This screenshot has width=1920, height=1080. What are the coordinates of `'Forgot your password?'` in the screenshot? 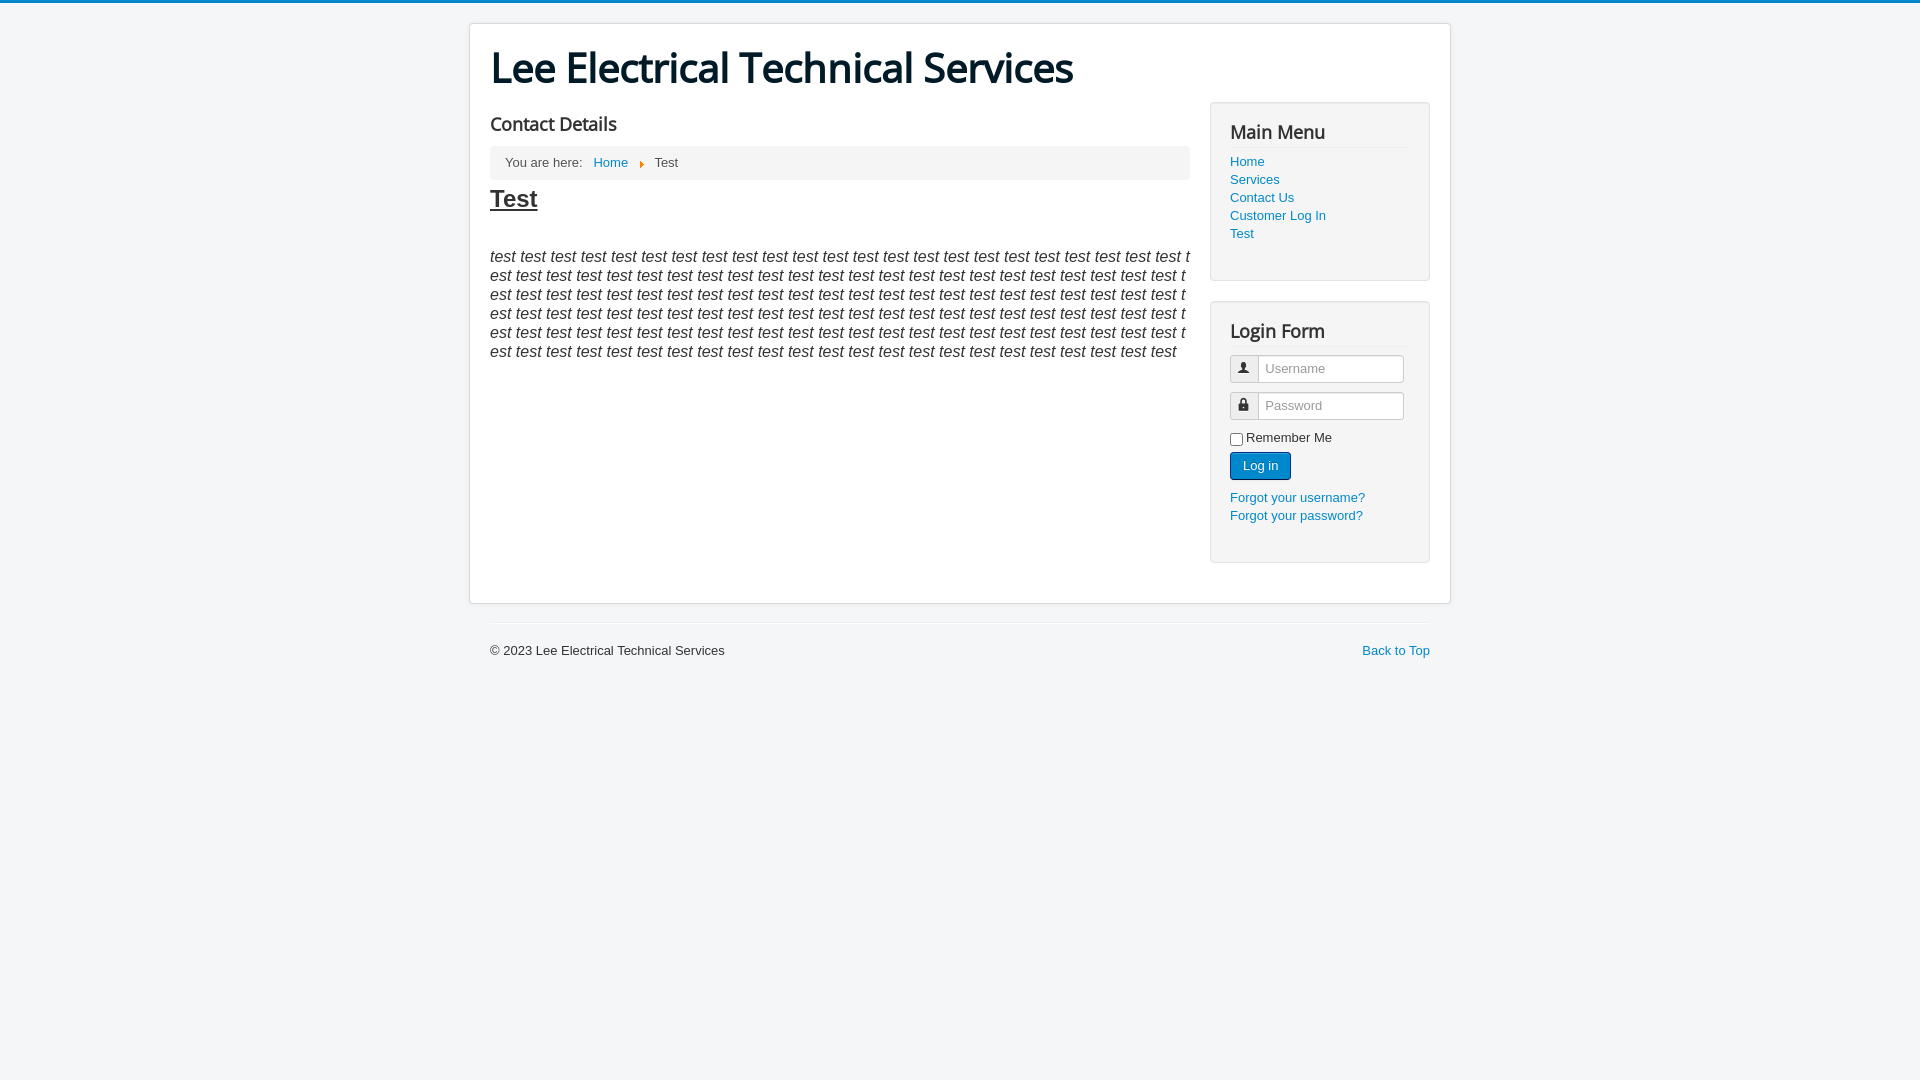 It's located at (1296, 514).